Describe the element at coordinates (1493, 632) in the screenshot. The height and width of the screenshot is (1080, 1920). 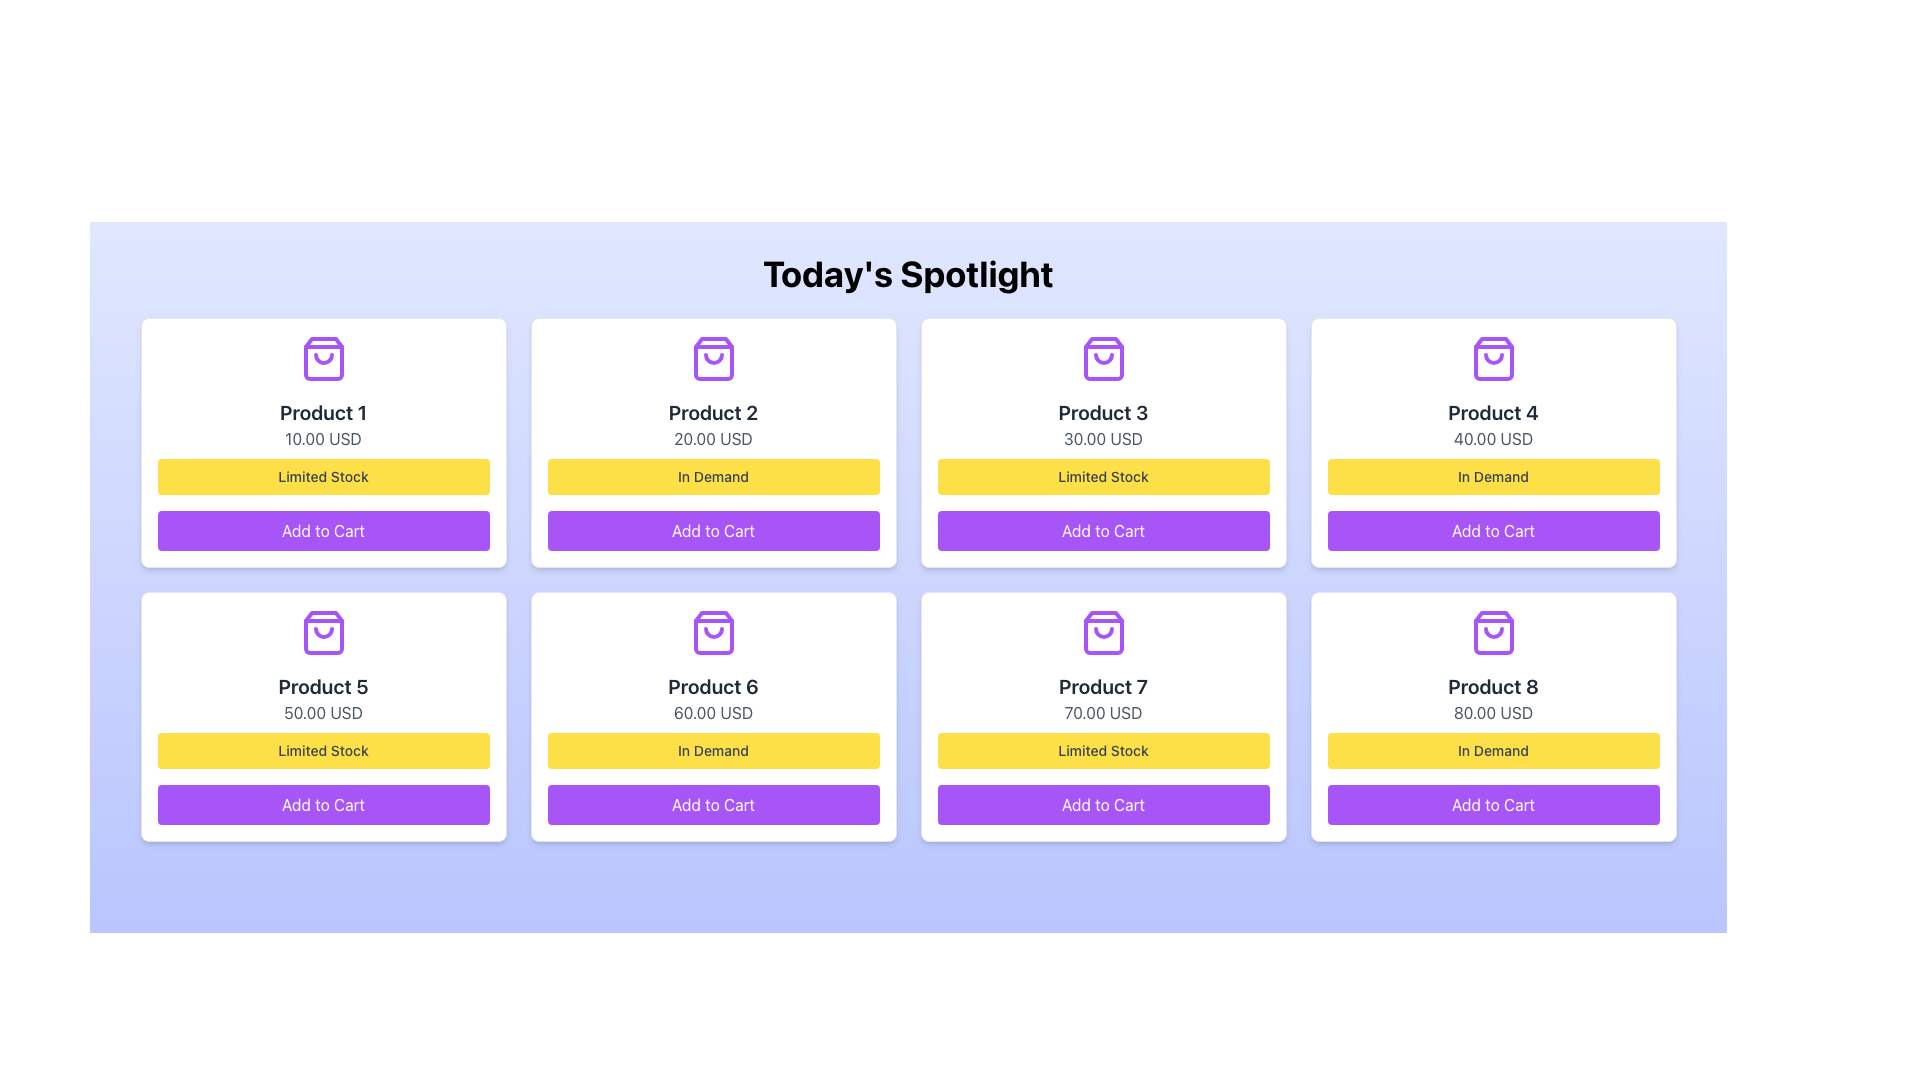
I see `the decorative bag icon at the top-center of the 'Product 8' card, located in the lower-right corner of the grid` at that location.